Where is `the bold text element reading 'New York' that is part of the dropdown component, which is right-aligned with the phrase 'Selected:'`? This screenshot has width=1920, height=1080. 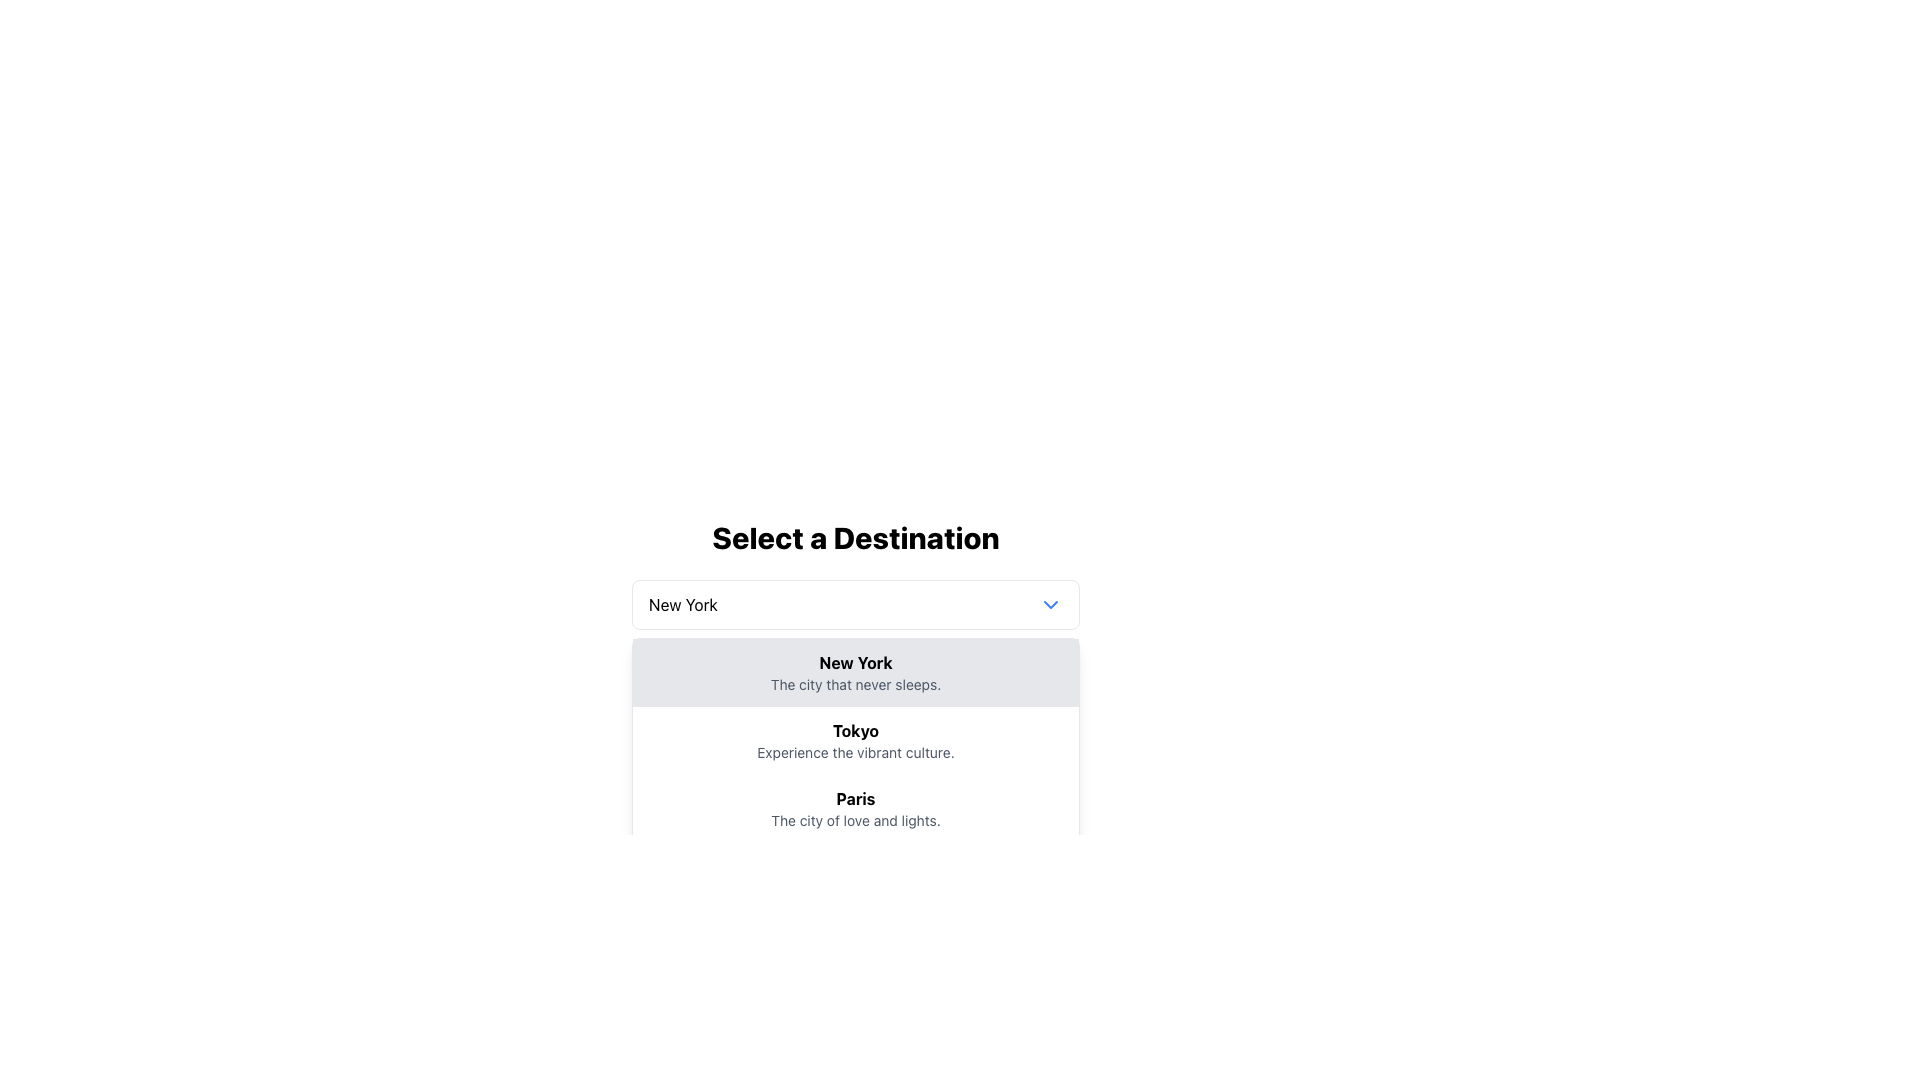
the bold text element reading 'New York' that is part of the dropdown component, which is right-aligned with the phrase 'Selected:' is located at coordinates (891, 681).